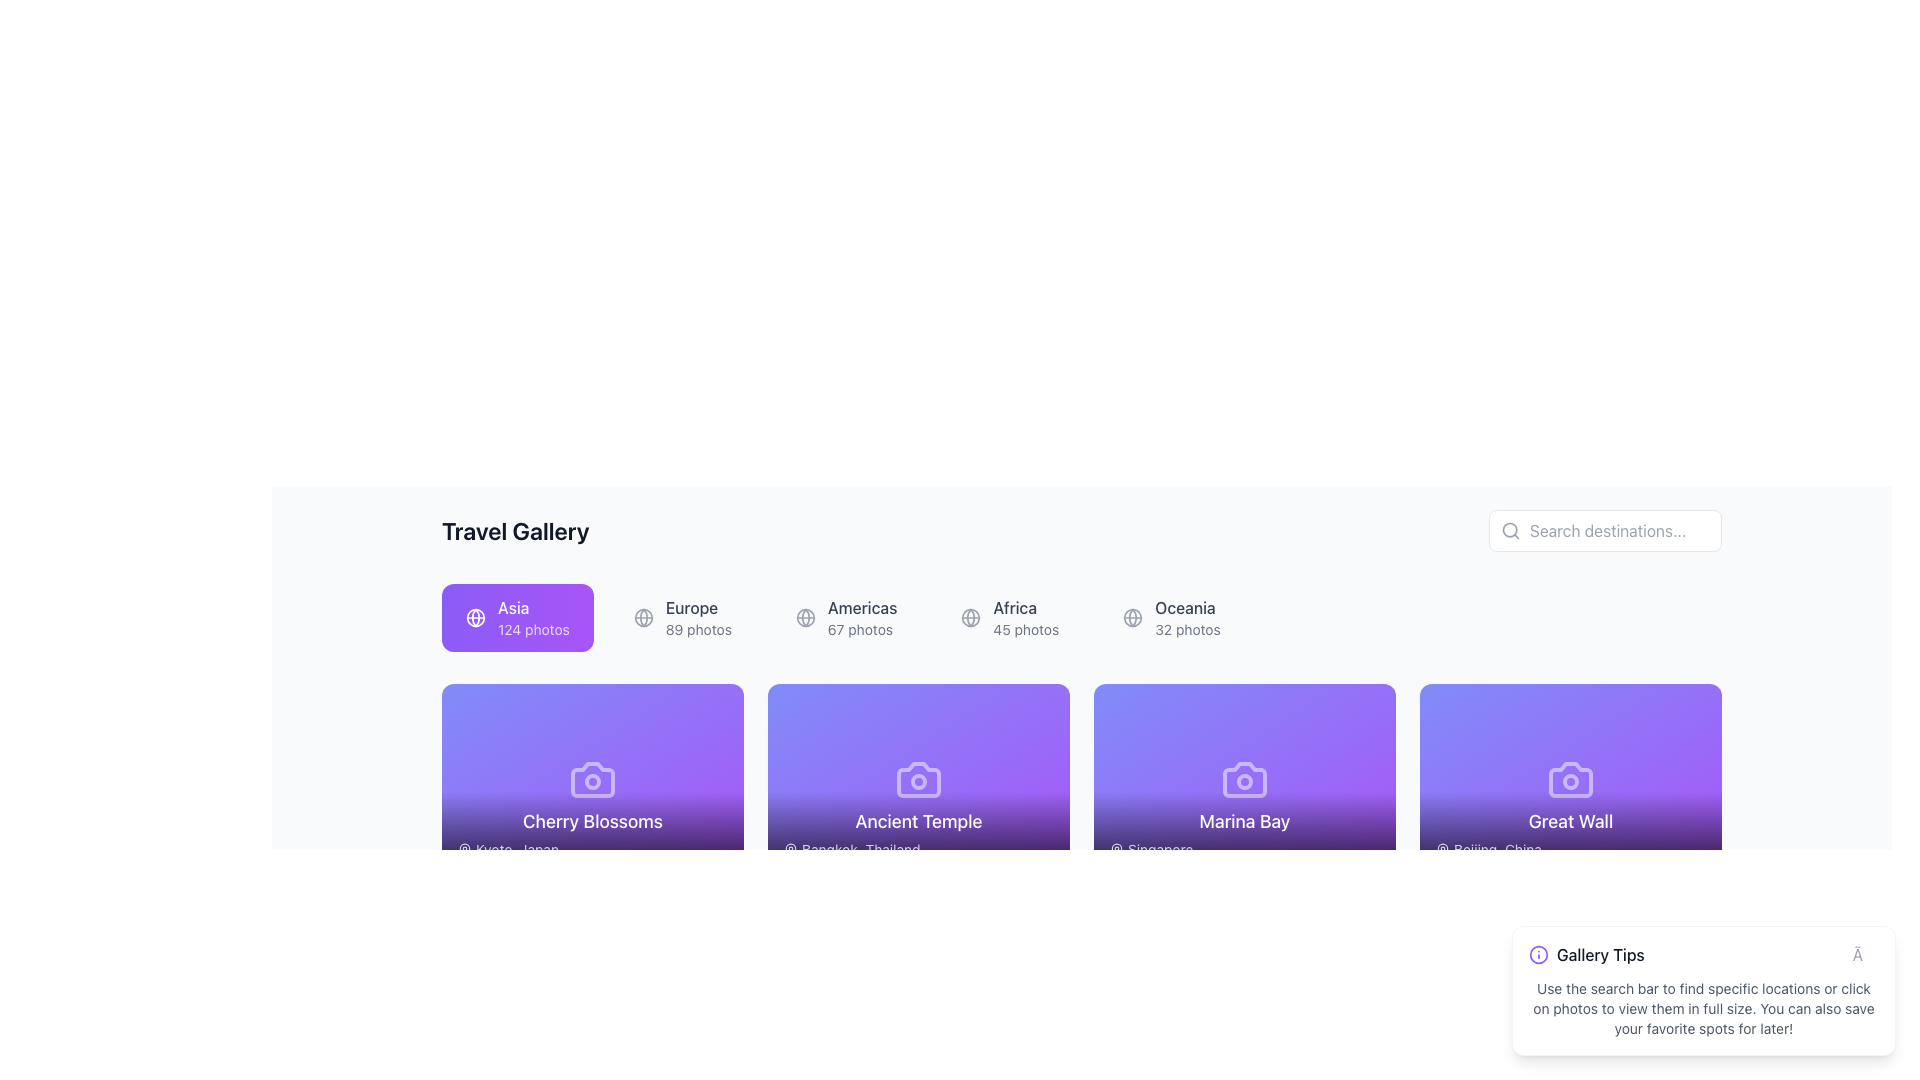 This screenshot has width=1920, height=1080. What do you see at coordinates (917, 849) in the screenshot?
I see `the text label displaying 'Bangkok, Thailand' located under the main heading 'Ancient Temple'` at bounding box center [917, 849].